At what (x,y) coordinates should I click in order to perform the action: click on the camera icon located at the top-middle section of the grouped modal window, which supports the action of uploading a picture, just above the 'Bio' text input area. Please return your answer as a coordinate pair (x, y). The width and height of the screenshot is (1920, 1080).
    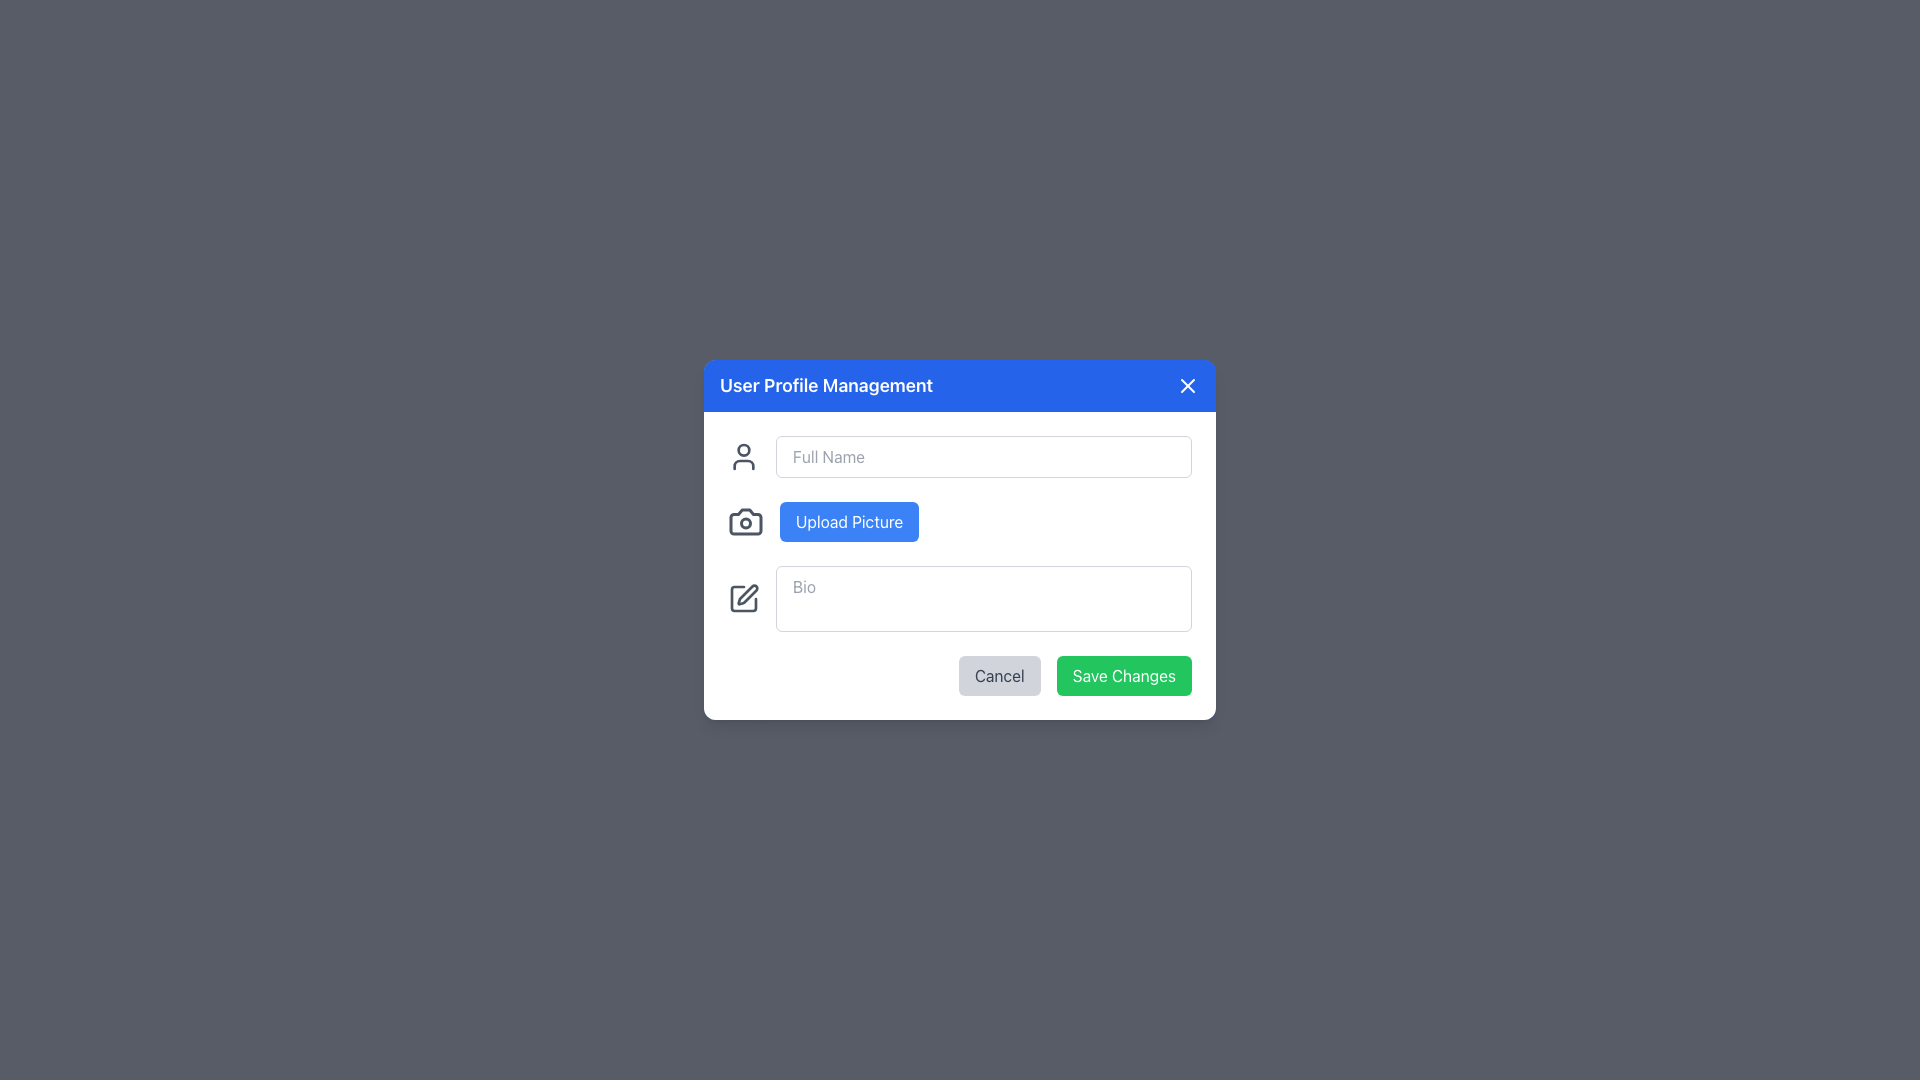
    Looking at the image, I should click on (744, 520).